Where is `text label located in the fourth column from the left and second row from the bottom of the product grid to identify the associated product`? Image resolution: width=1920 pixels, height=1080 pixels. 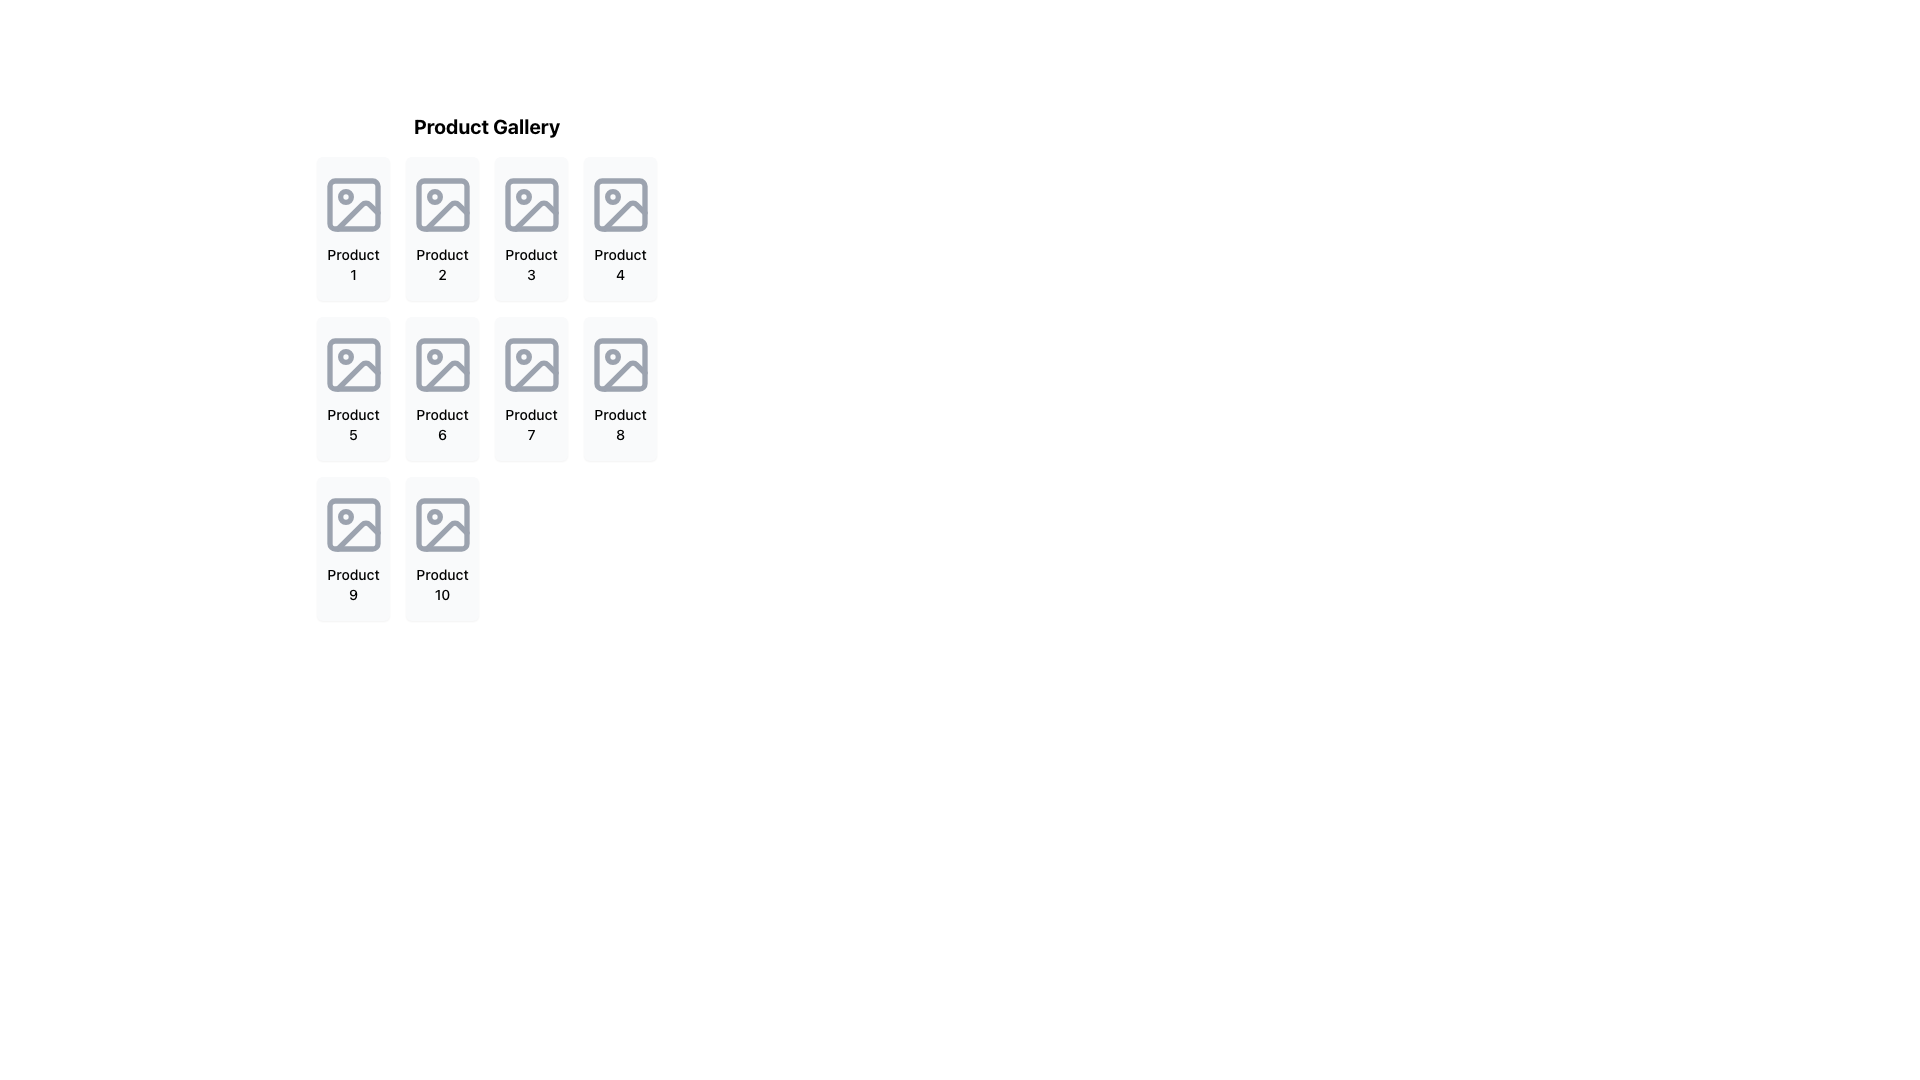
text label located in the fourth column from the left and second row from the bottom of the product grid to identify the associated product is located at coordinates (619, 423).